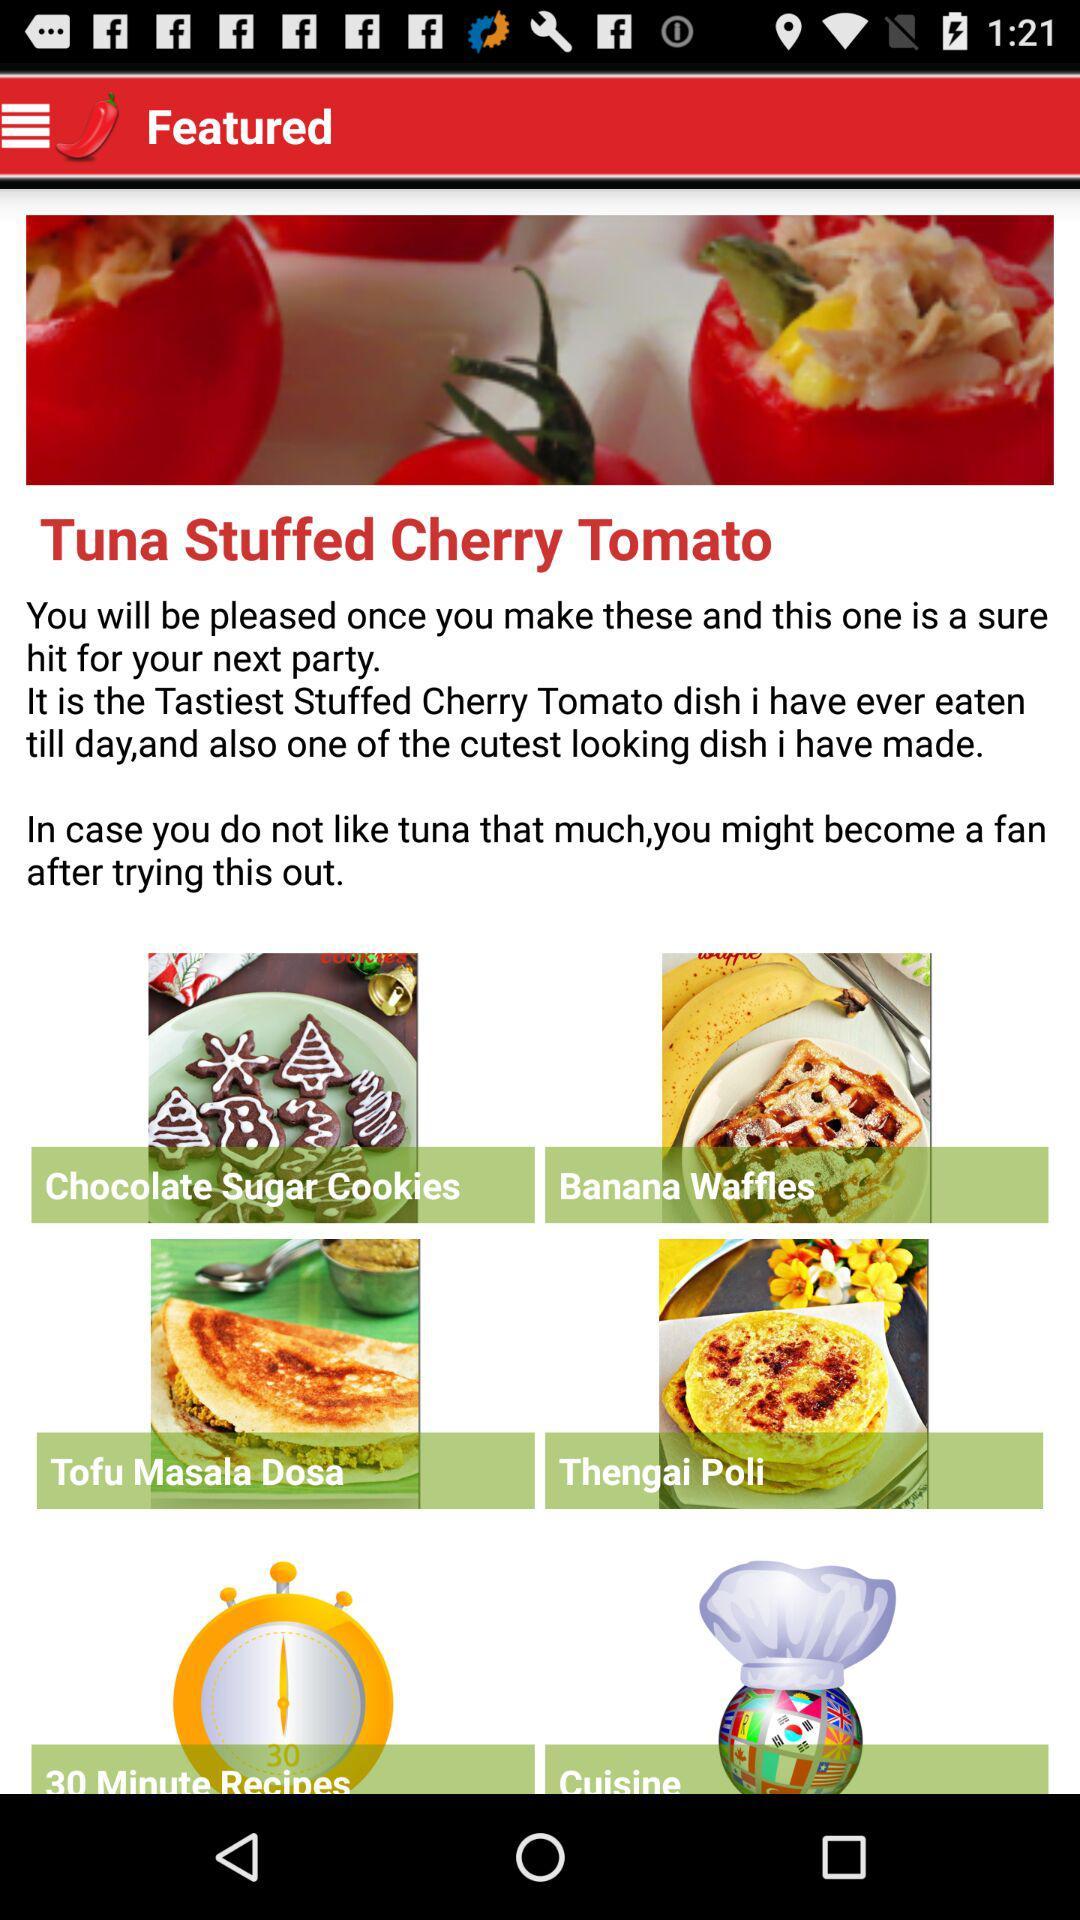 This screenshot has height=1920, width=1080. I want to click on thengai poli recipe selection, so click(793, 1372).